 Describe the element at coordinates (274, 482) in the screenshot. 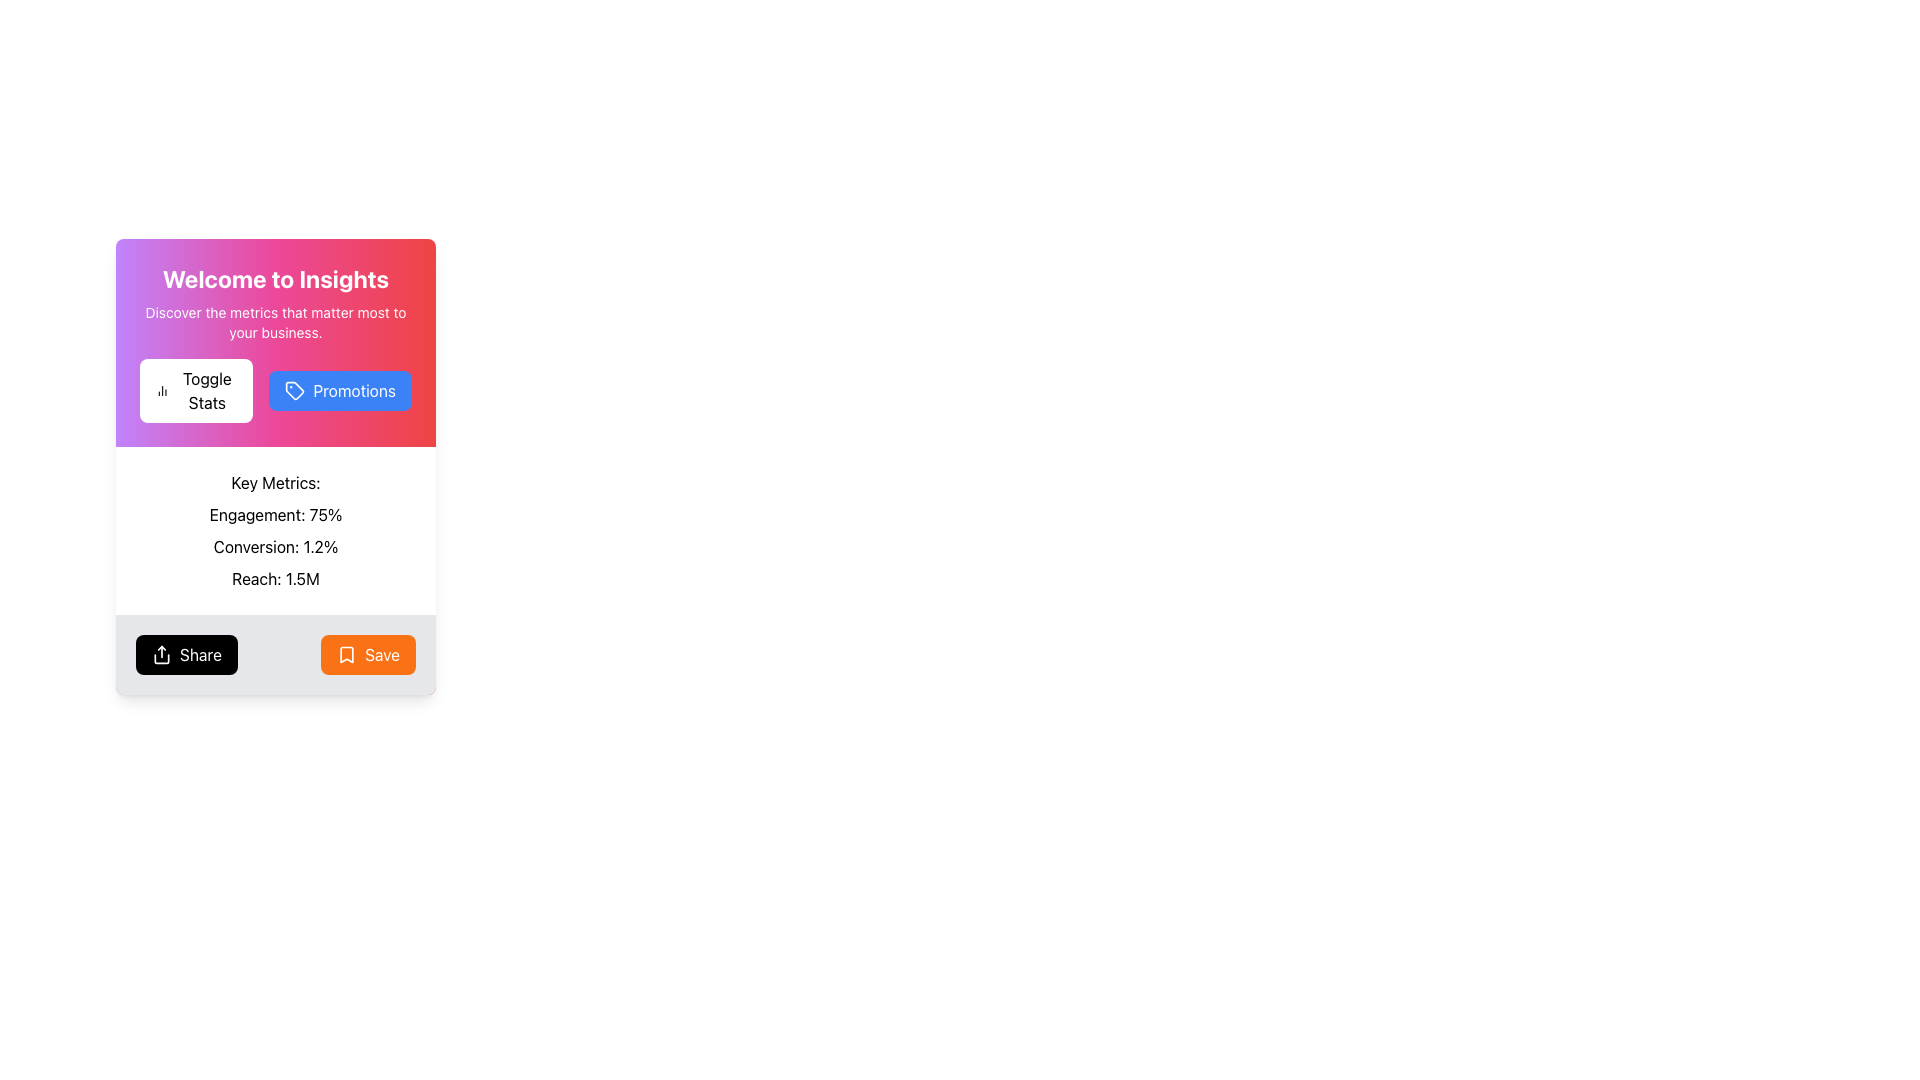

I see `the Text Label displaying 'Key Metrics:' which serves as a header for the performance metrics section` at that location.